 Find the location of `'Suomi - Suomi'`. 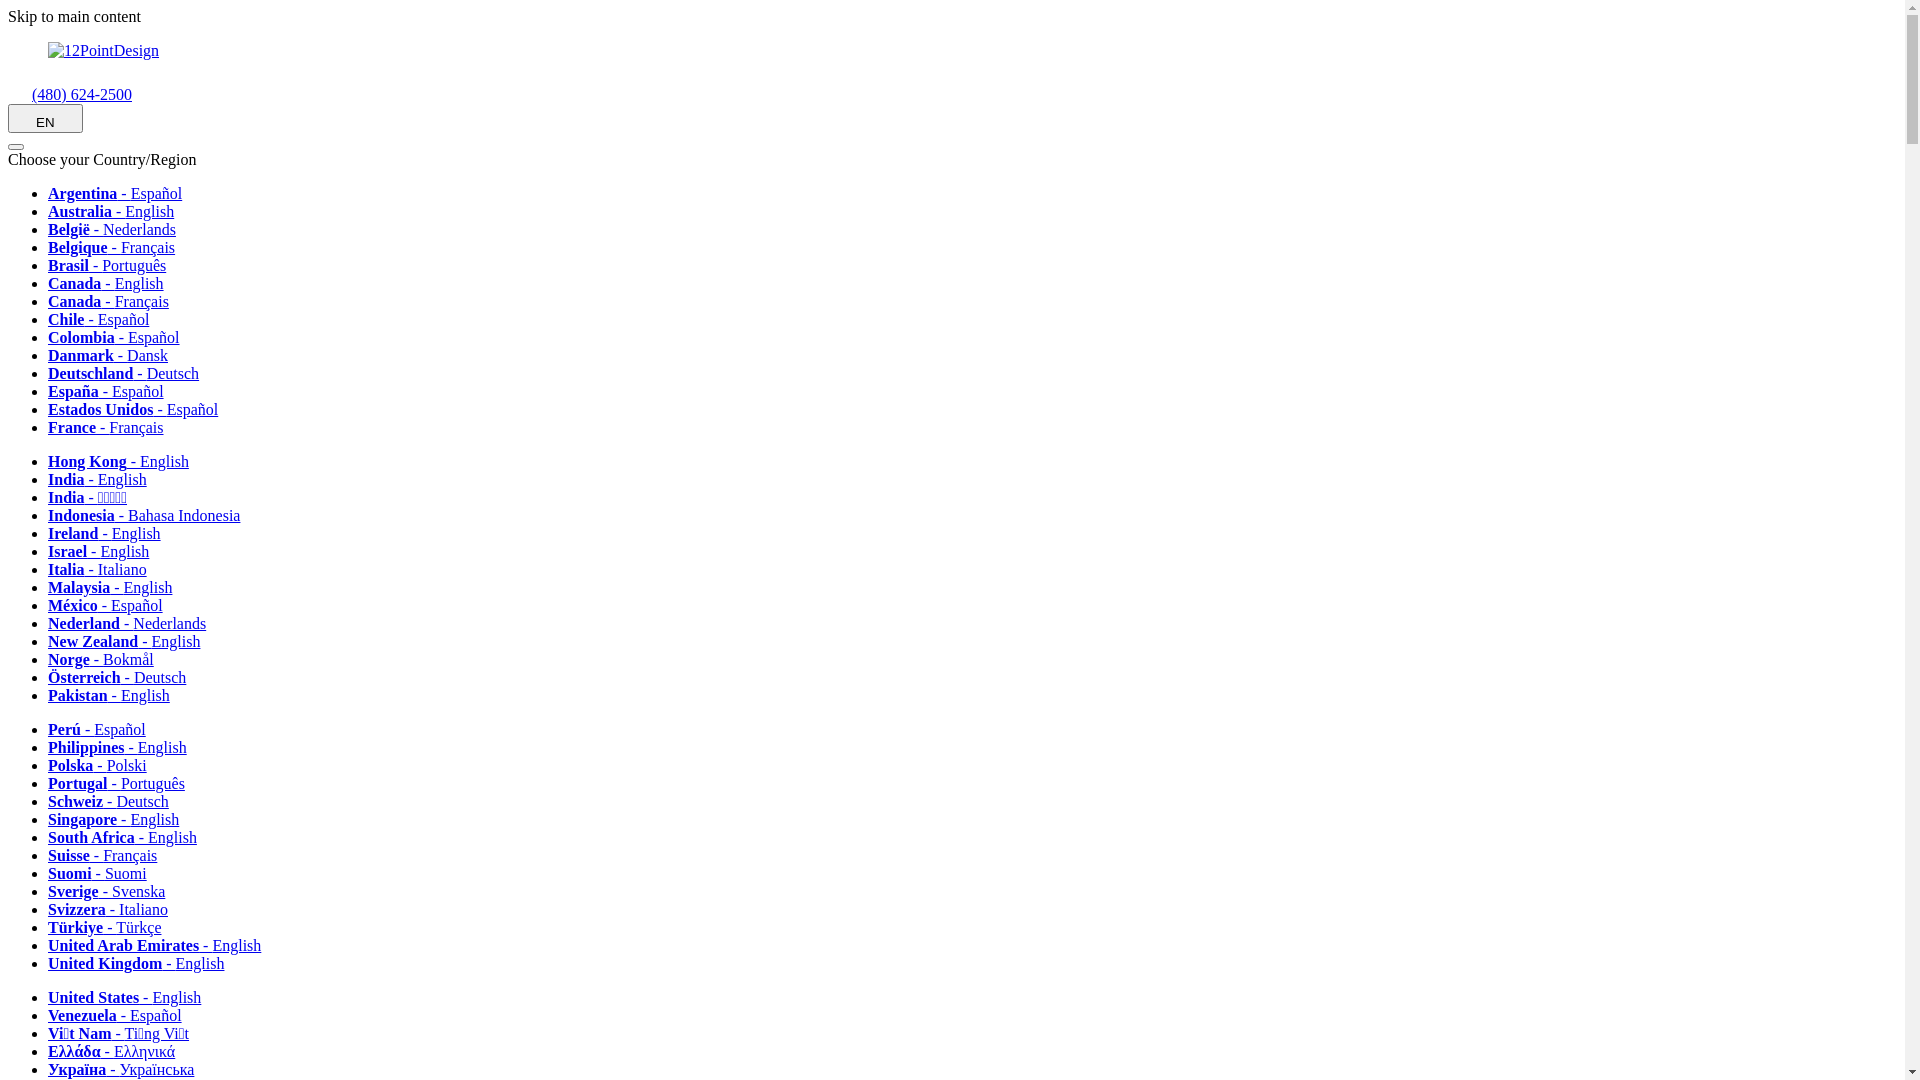

'Suomi - Suomi' is located at coordinates (103, 872).